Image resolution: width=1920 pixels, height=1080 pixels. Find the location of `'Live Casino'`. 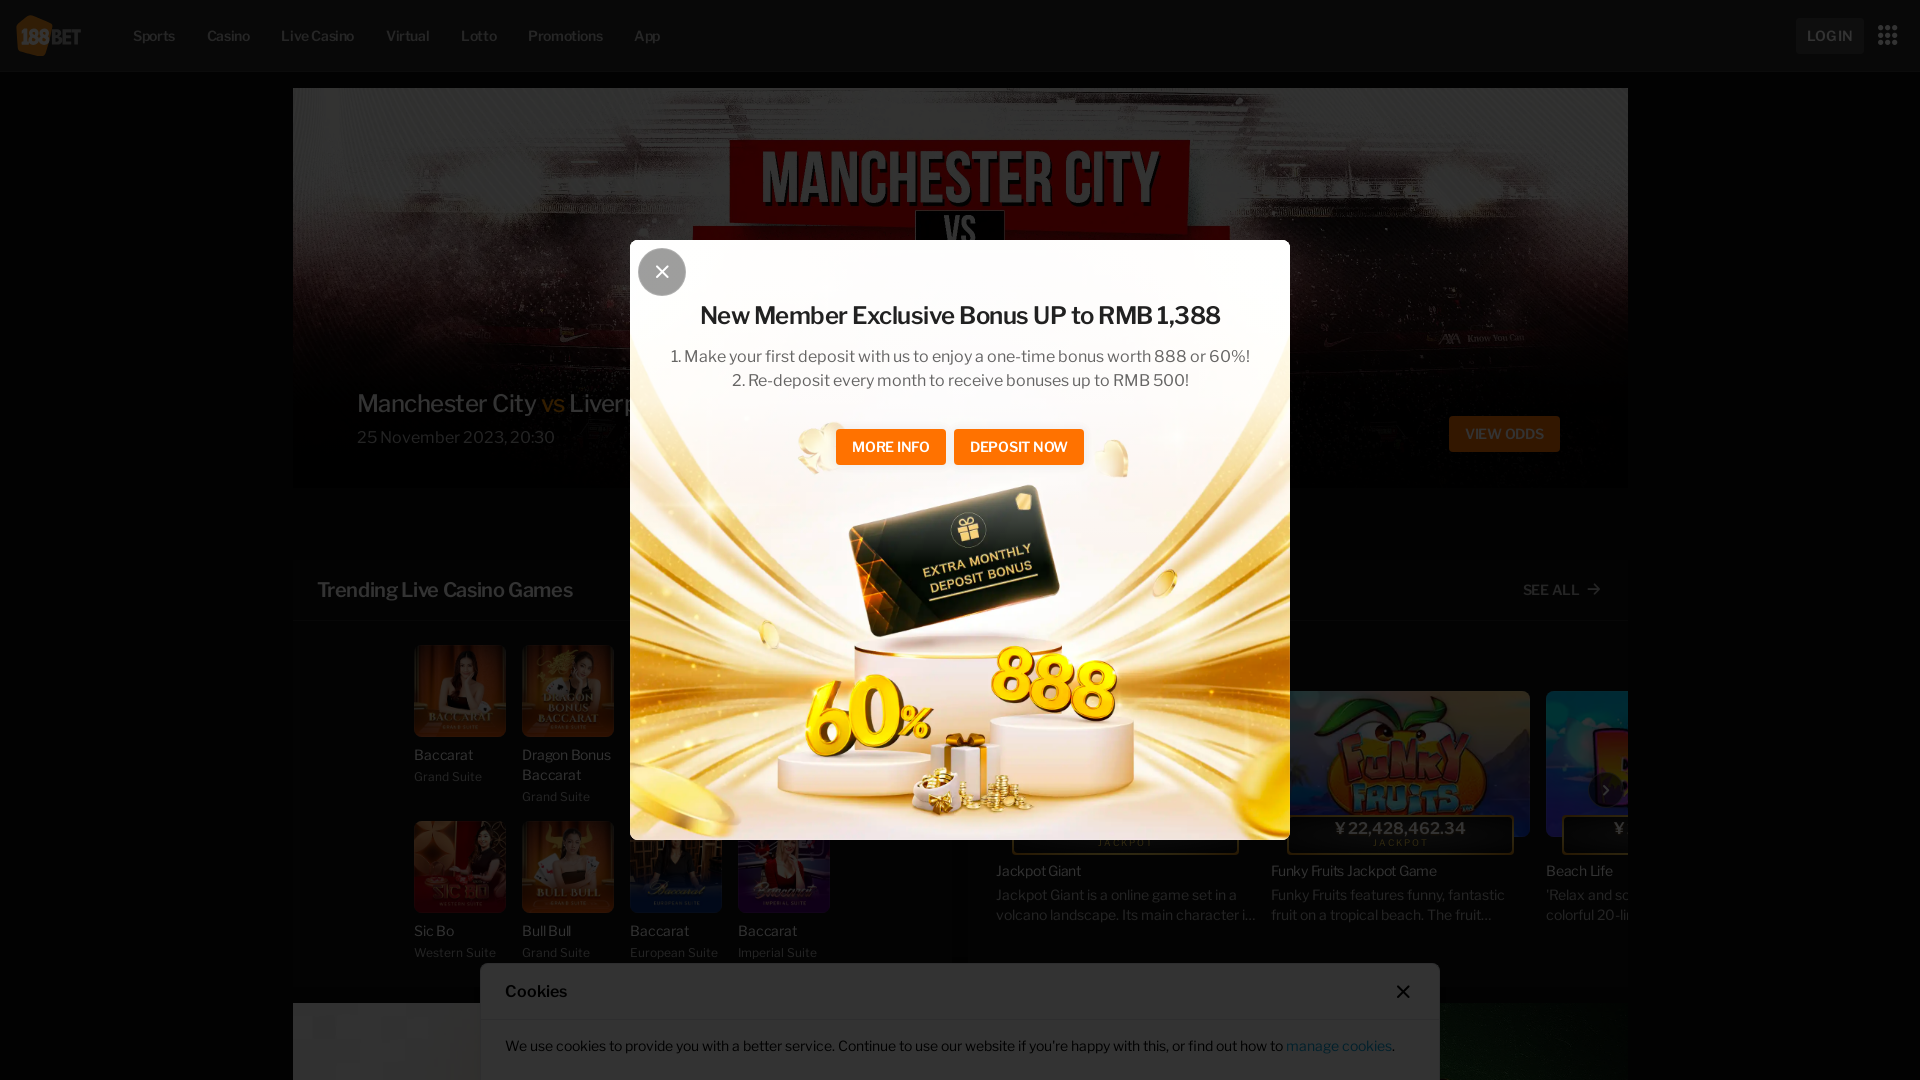

'Live Casino' is located at coordinates (316, 34).